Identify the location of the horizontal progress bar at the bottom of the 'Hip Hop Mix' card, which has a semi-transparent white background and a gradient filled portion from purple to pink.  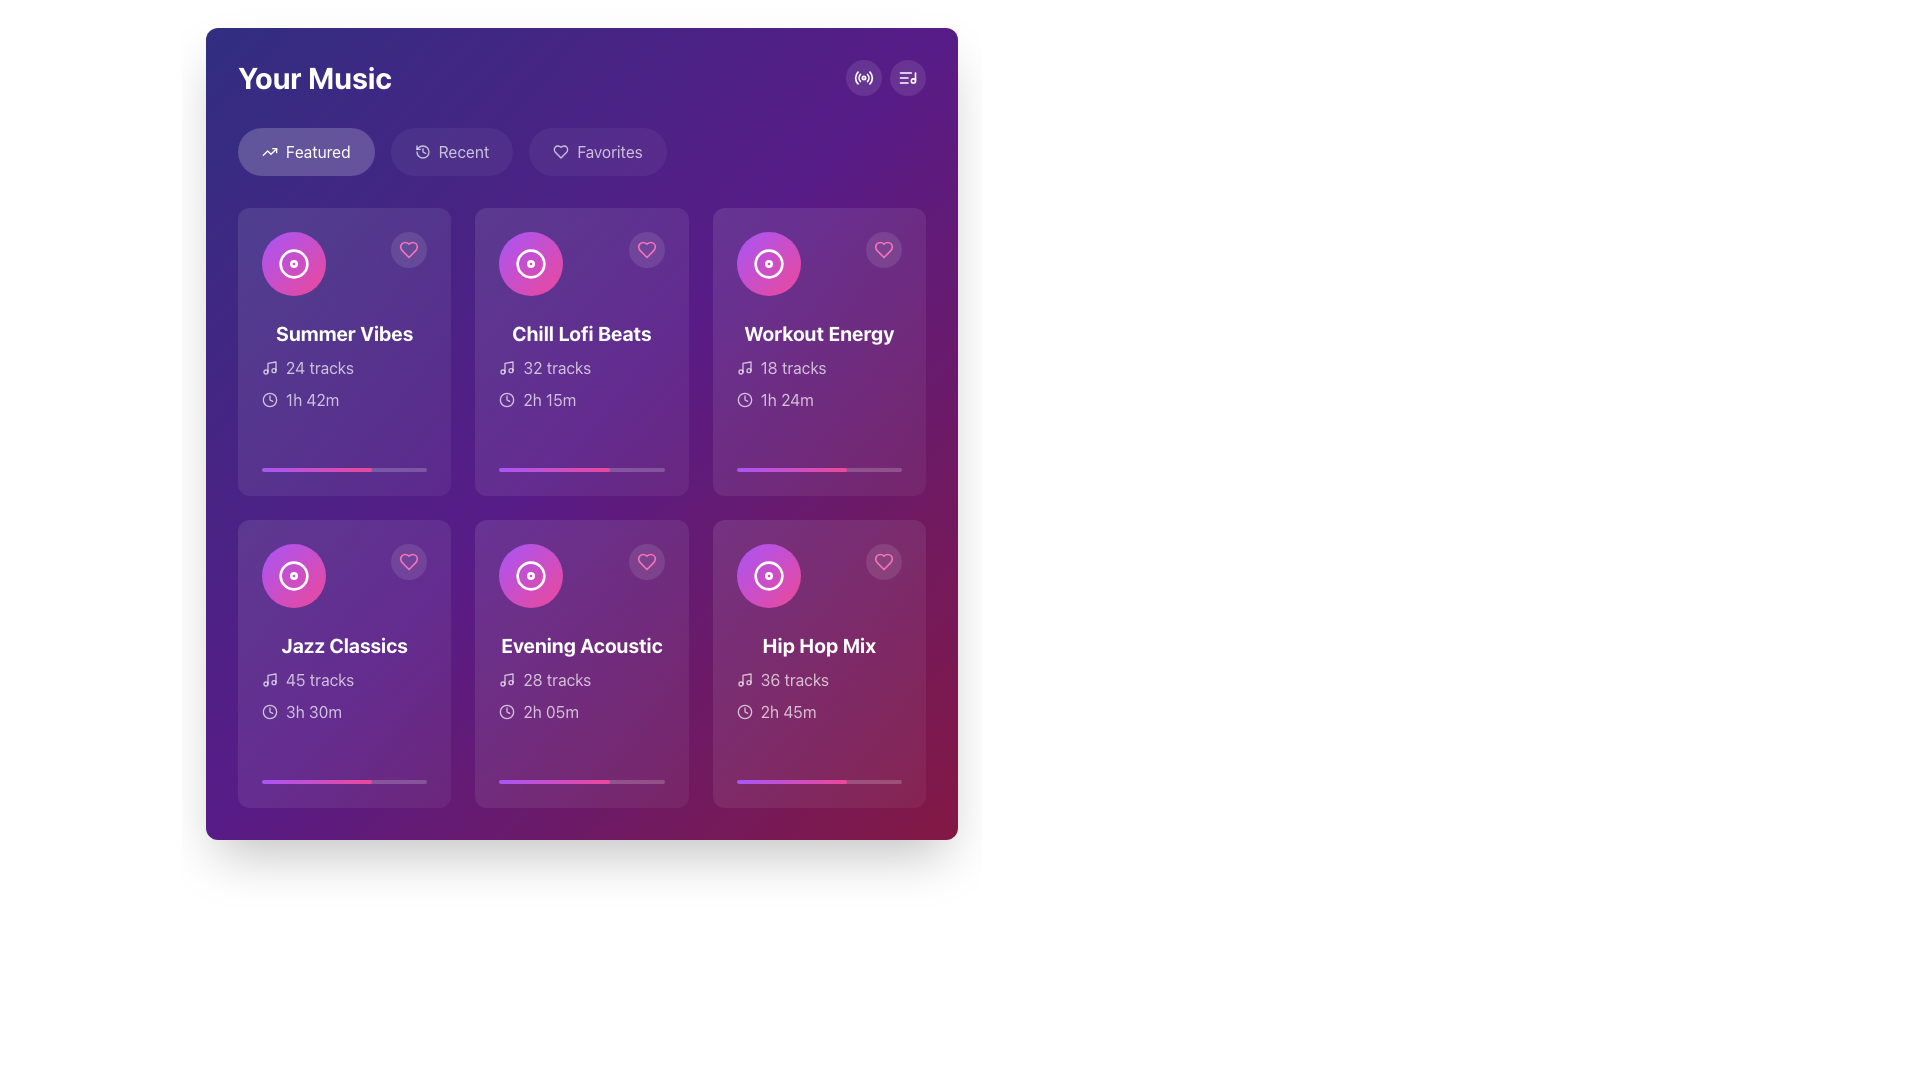
(819, 781).